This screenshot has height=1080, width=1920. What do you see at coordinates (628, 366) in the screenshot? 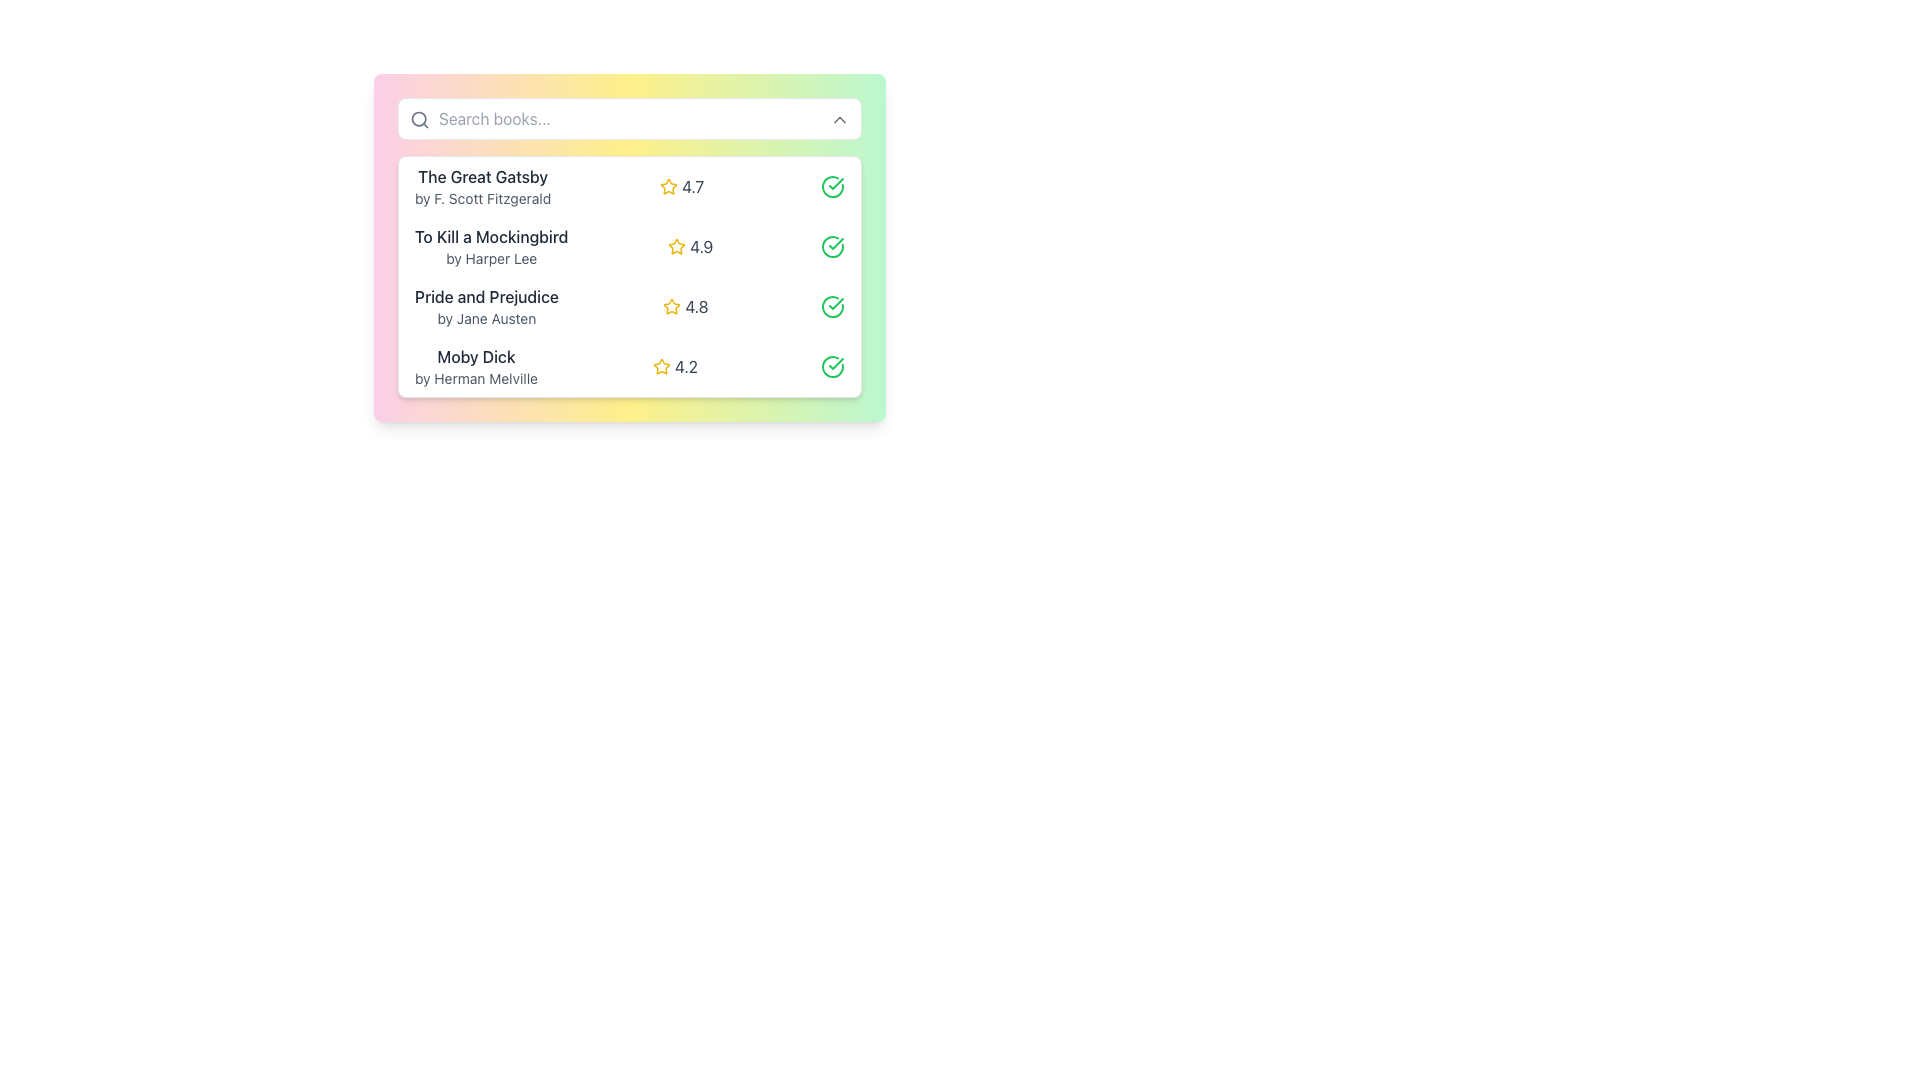
I see `the fourth item in the book list for 'Moby Dick'` at bounding box center [628, 366].